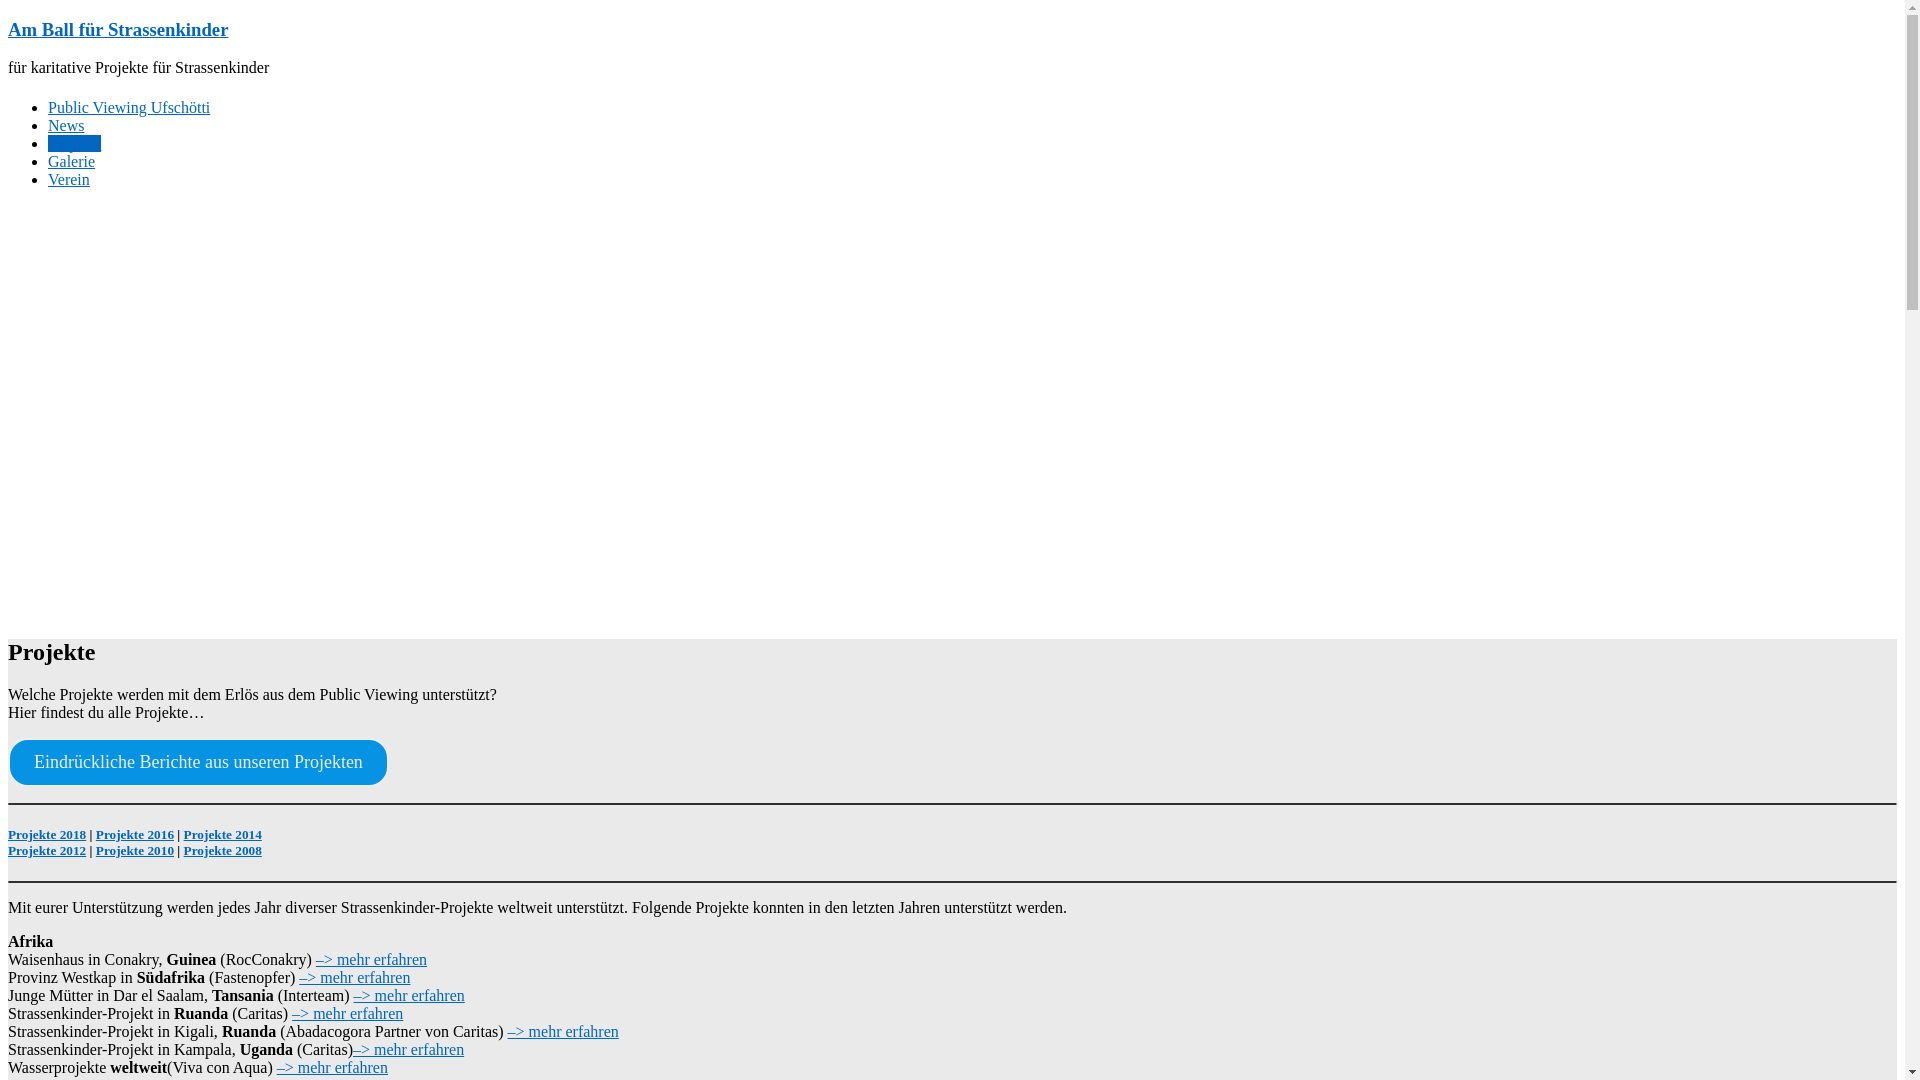  What do you see at coordinates (222, 834) in the screenshot?
I see `'Projekte 2014'` at bounding box center [222, 834].